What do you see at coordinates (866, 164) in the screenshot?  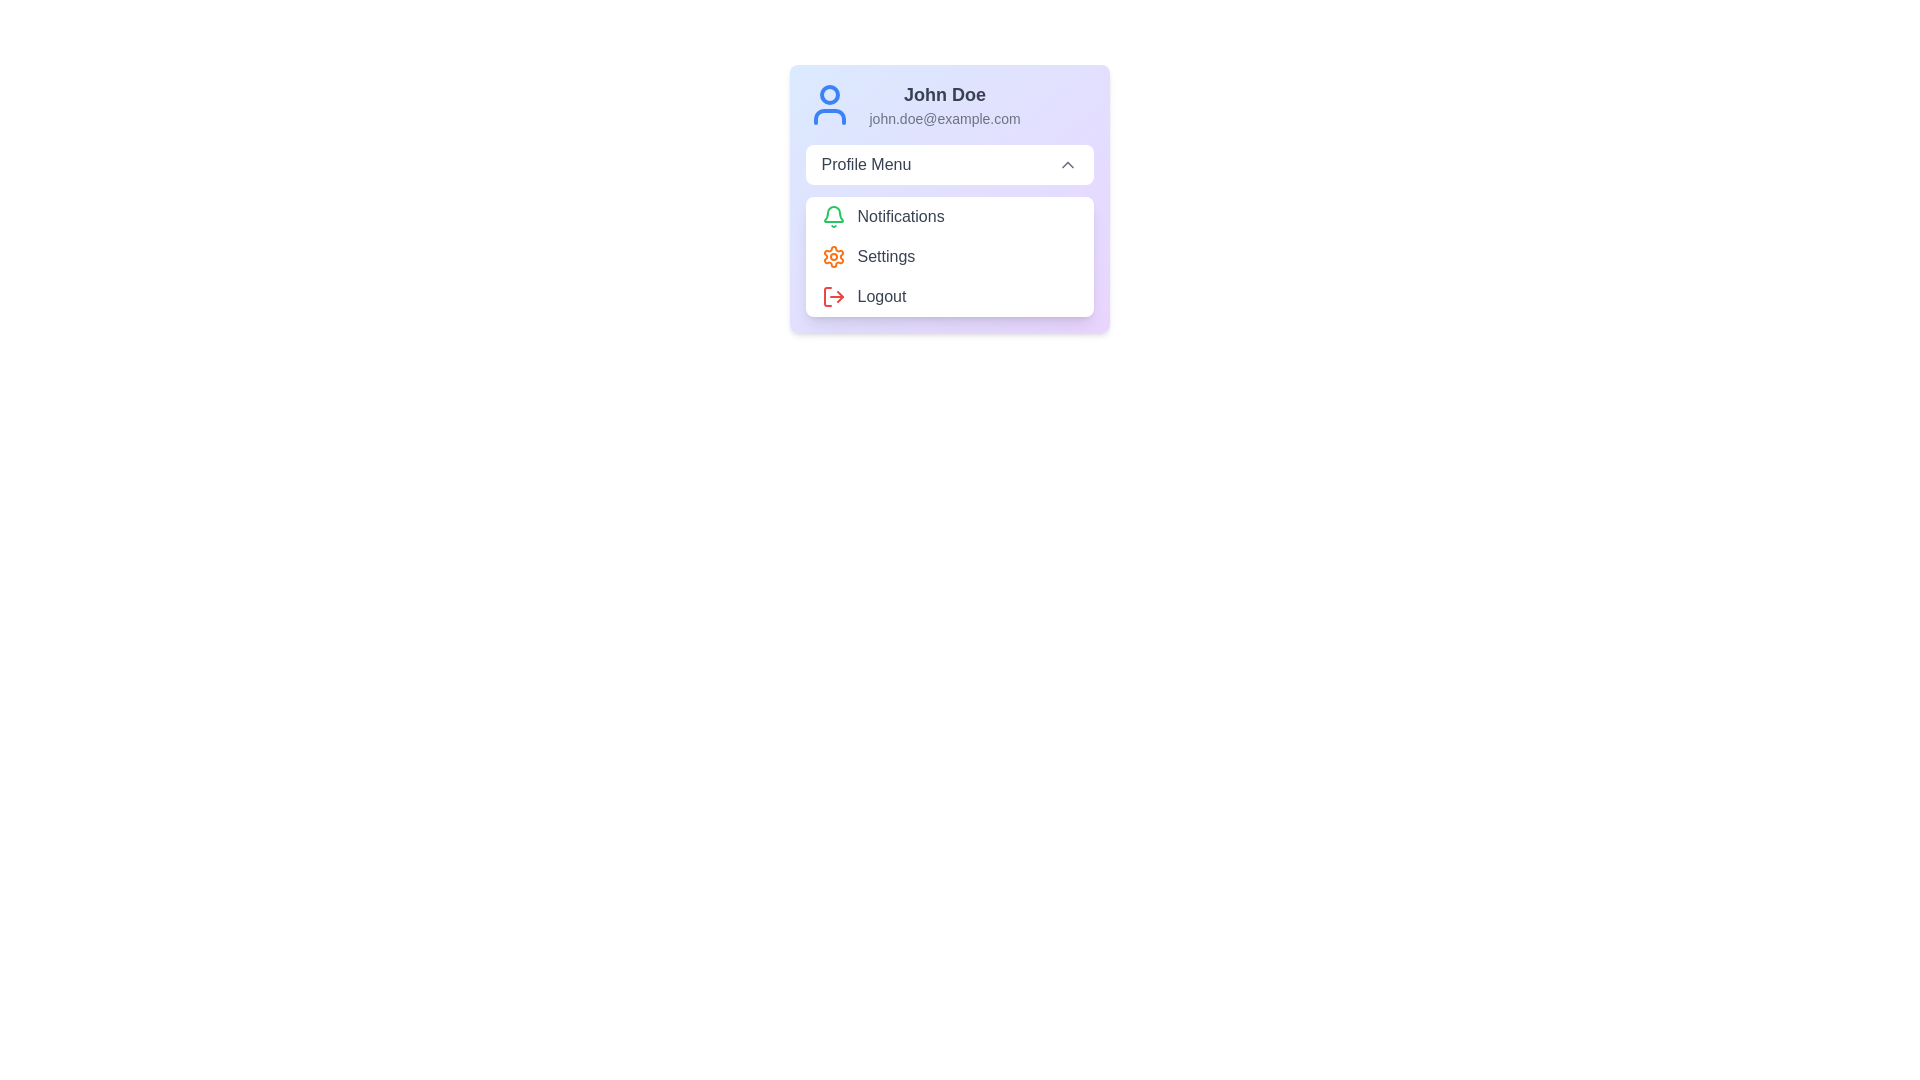 I see `the 'Profile Menu' label that indicates the dropdown menu for profile-specific actions or settings` at bounding box center [866, 164].